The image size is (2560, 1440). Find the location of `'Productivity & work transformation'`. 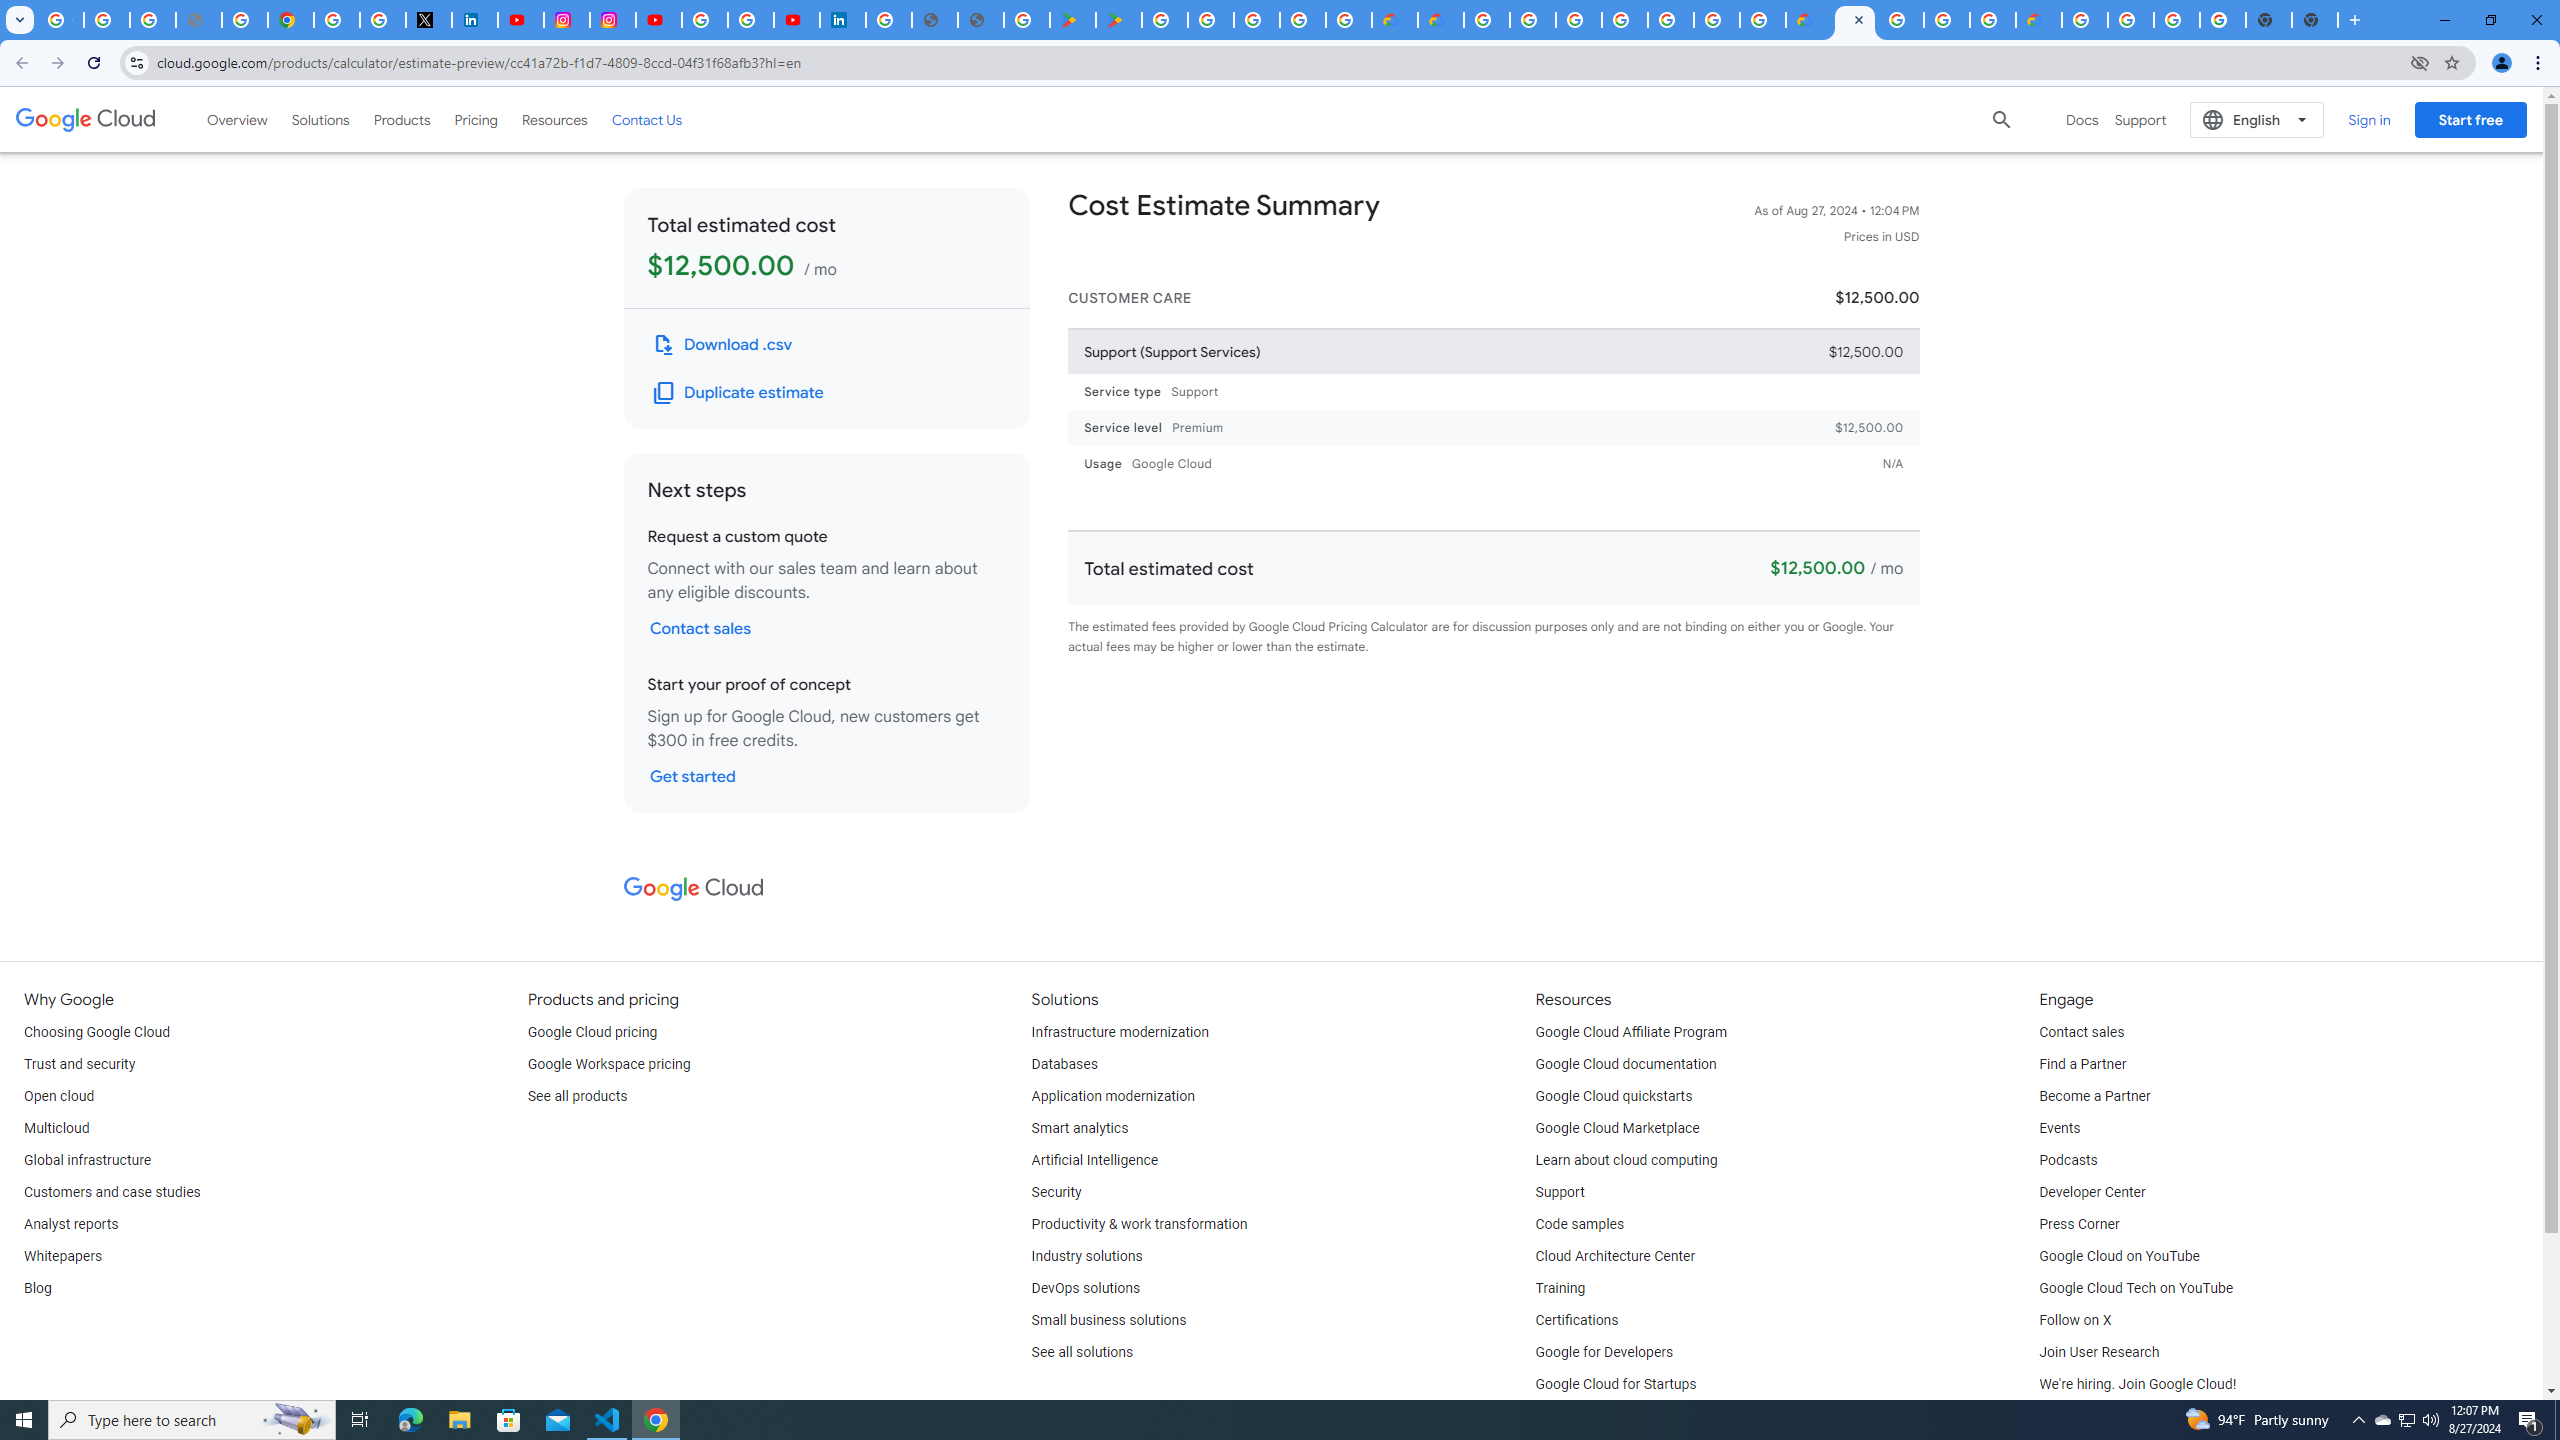

'Productivity & work transformation' is located at coordinates (1140, 1225).